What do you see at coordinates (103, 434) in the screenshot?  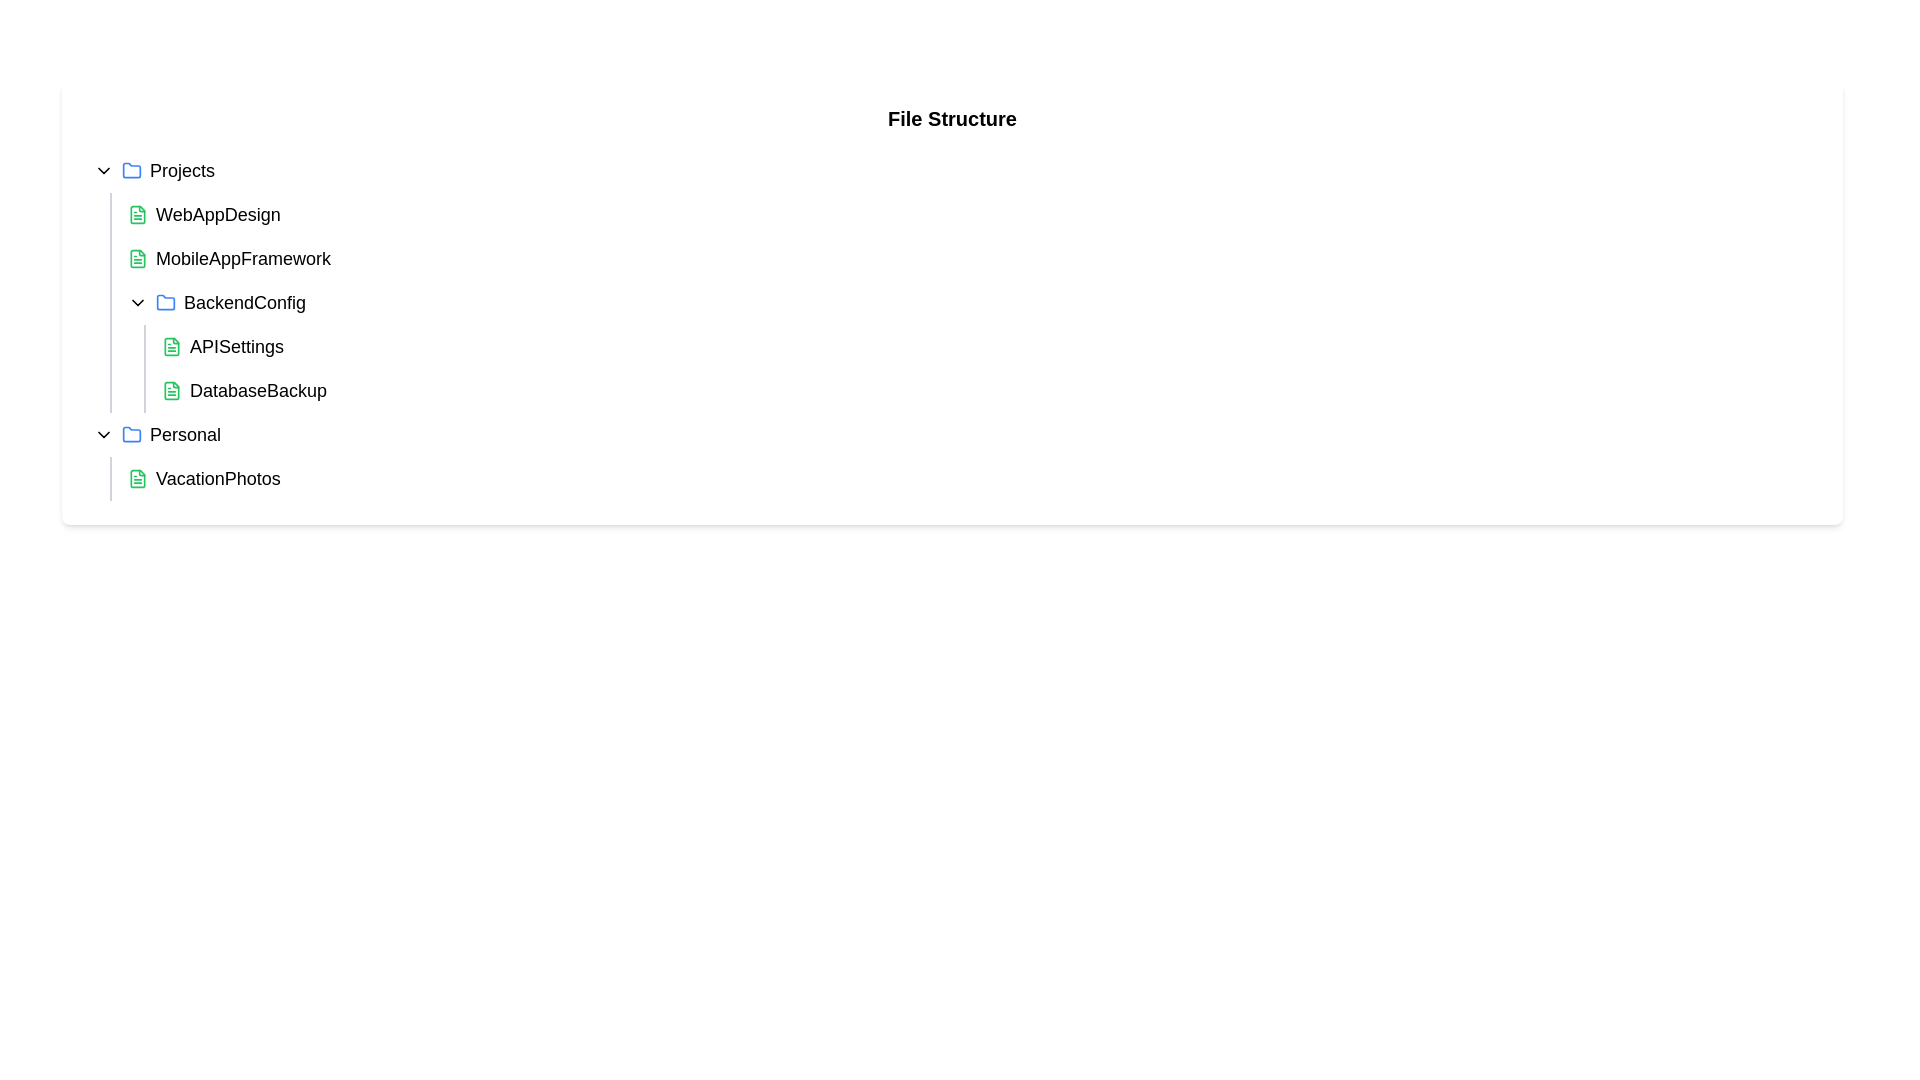 I see `the downward-pointing chevron icon located to the left of the 'Personal' label` at bounding box center [103, 434].